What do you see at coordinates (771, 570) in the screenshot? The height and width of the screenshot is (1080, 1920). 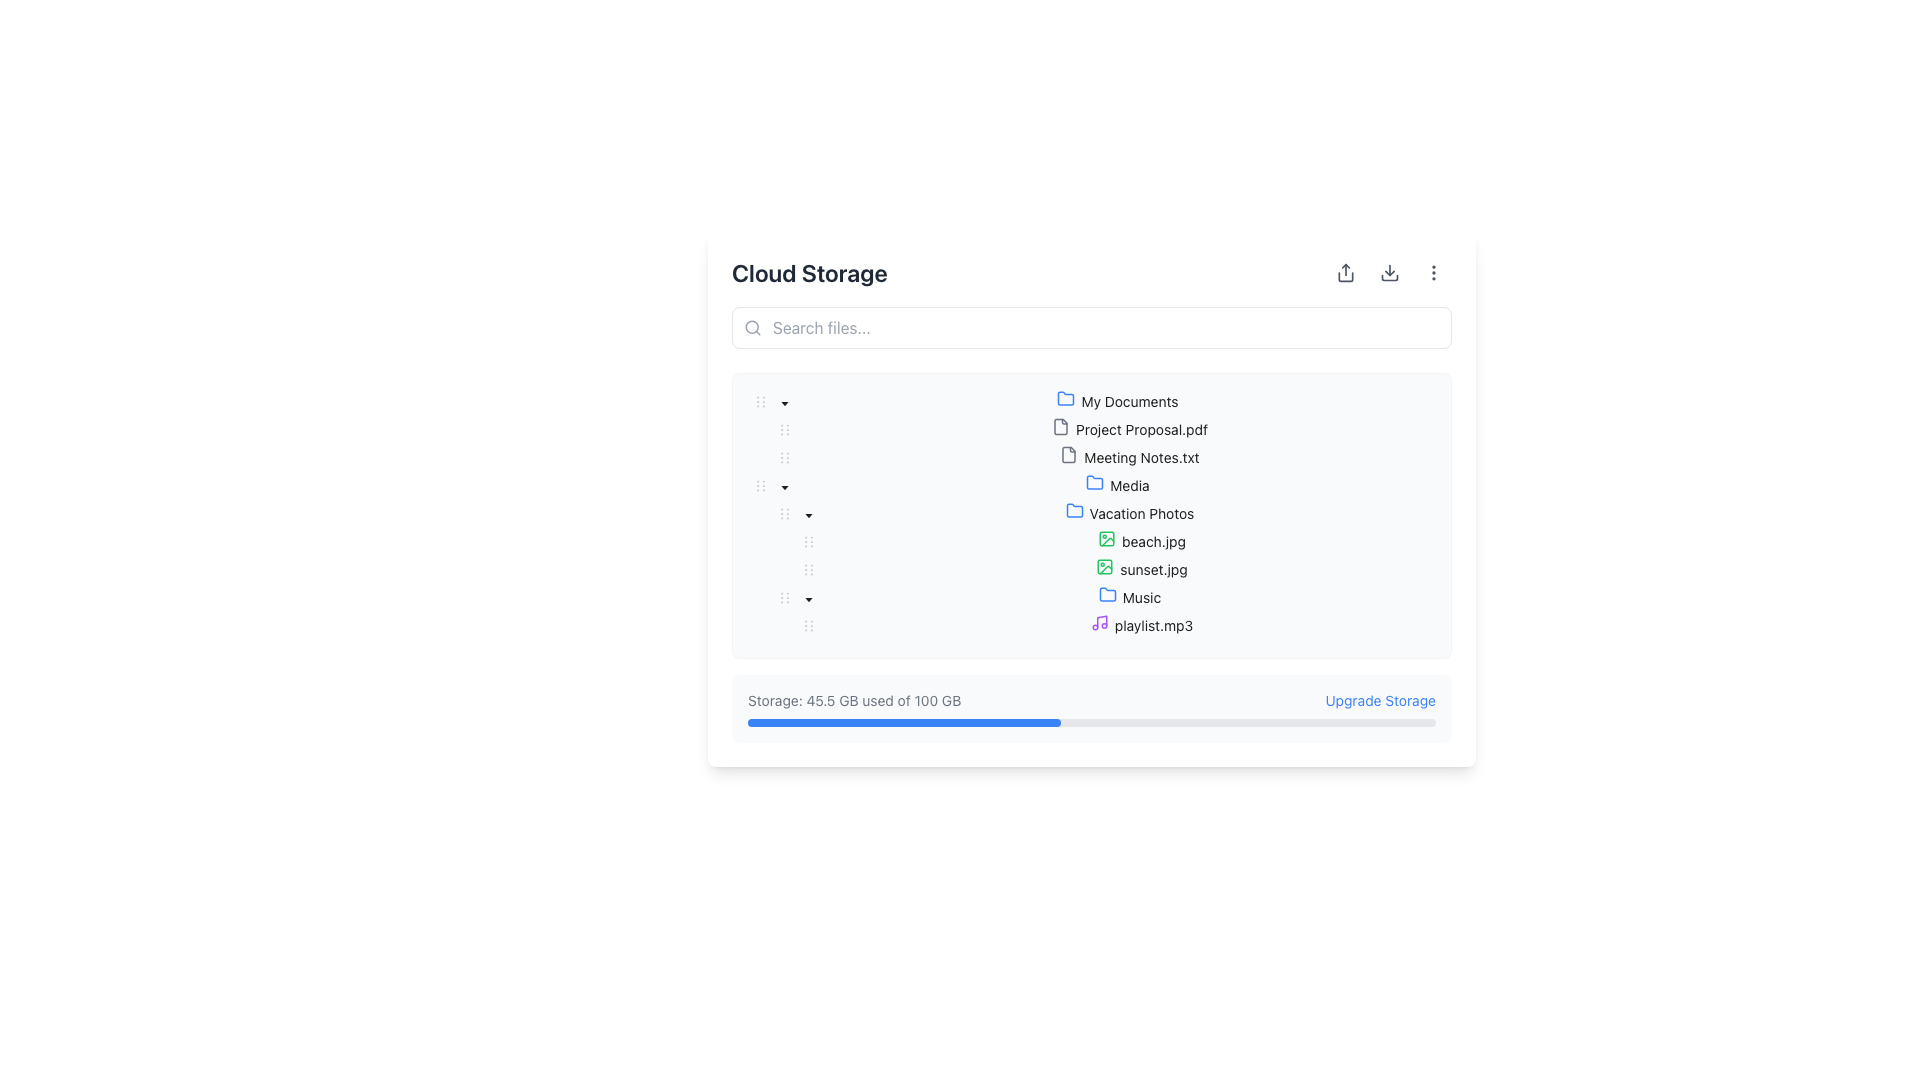 I see `the decorative hierarchical indentation marker element located to the left of the 'sunset.jpg' entry, which is indicated by two small dots arranged horizontally` at bounding box center [771, 570].